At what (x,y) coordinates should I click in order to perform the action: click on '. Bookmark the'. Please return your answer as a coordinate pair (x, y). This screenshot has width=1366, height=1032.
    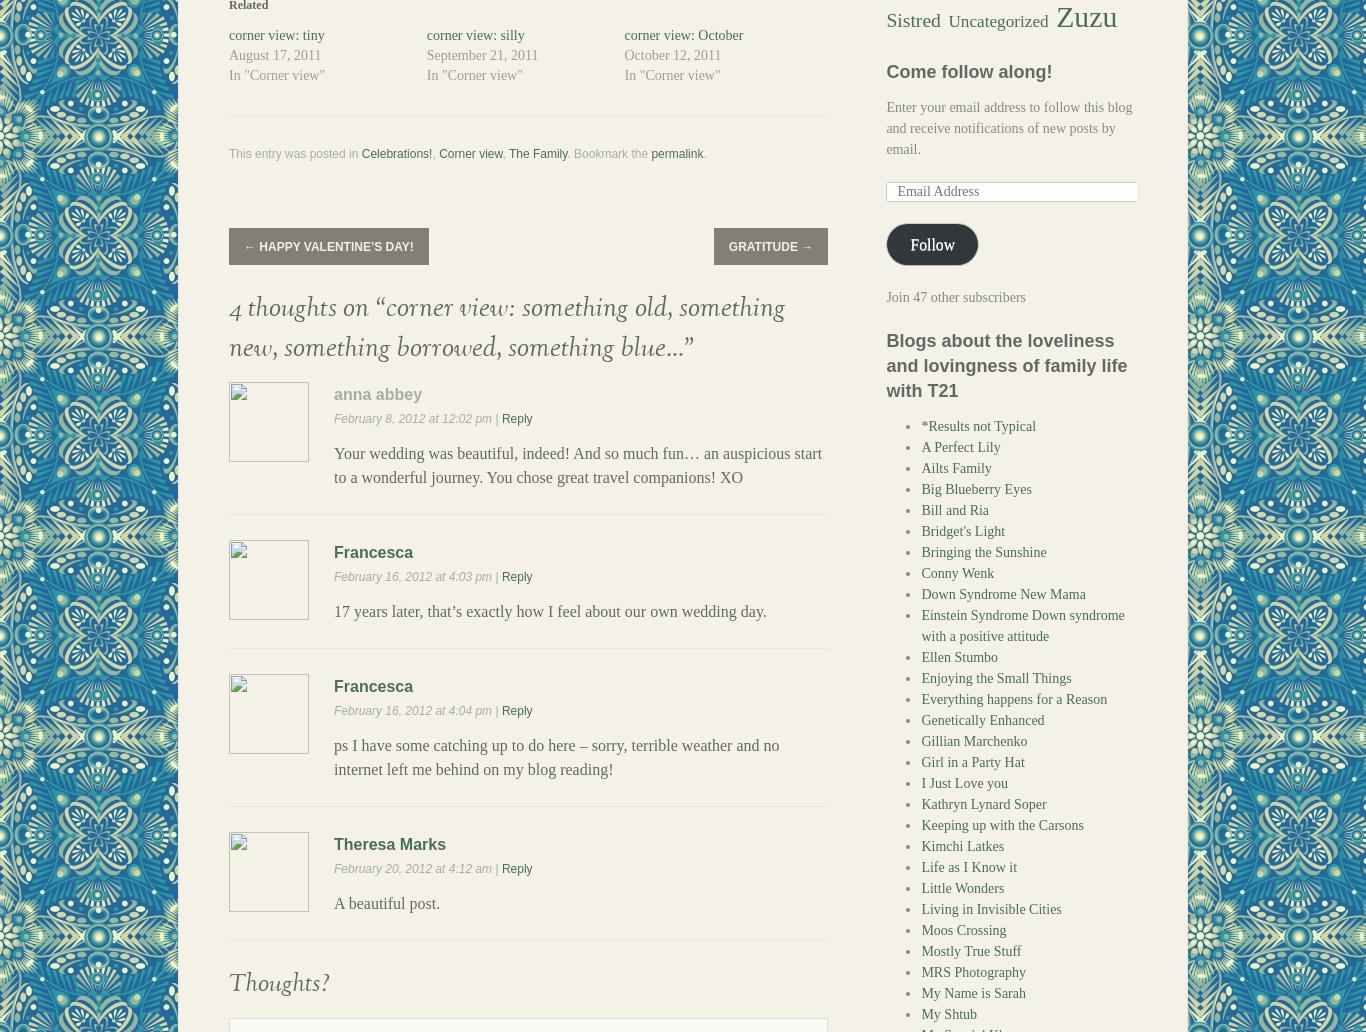
    Looking at the image, I should click on (607, 152).